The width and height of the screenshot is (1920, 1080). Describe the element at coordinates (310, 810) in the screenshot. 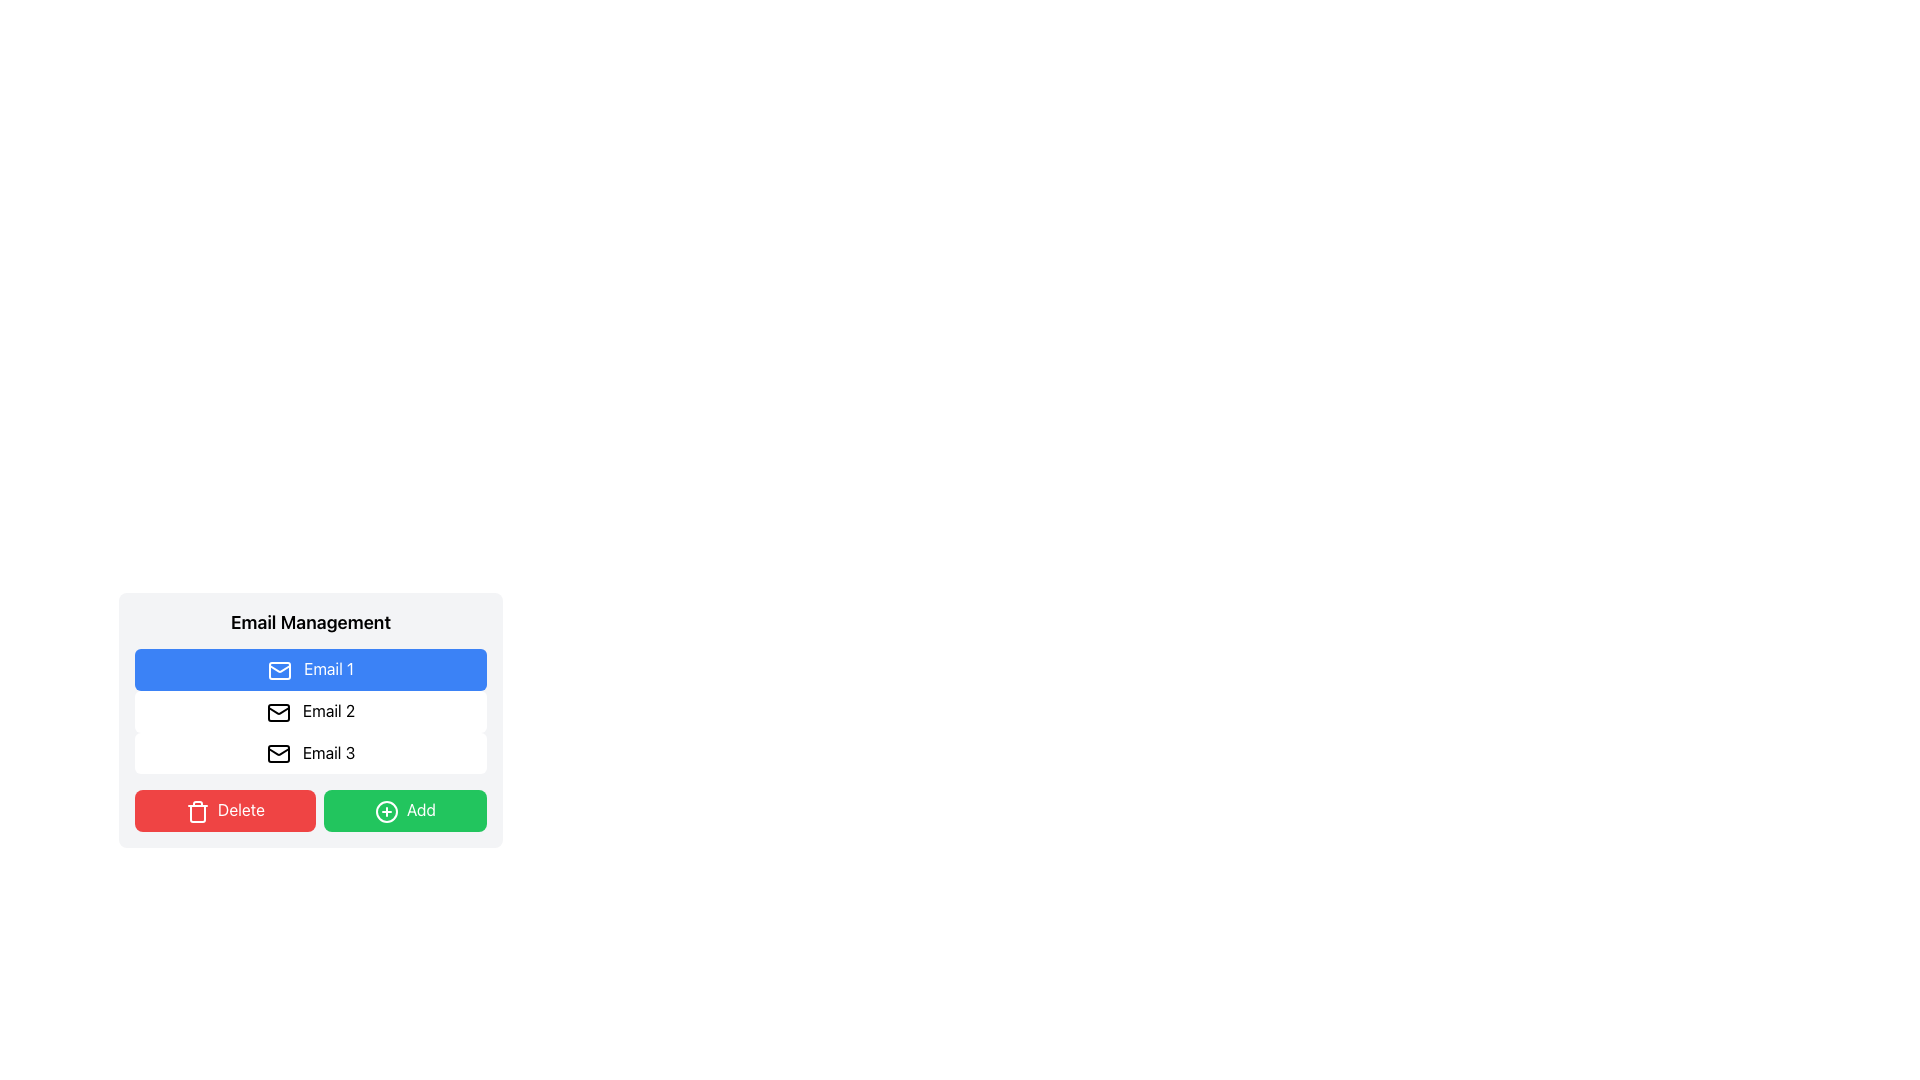

I see `the 'Add' button located in the bottommost Button Group of the 'Email Management' section` at that location.